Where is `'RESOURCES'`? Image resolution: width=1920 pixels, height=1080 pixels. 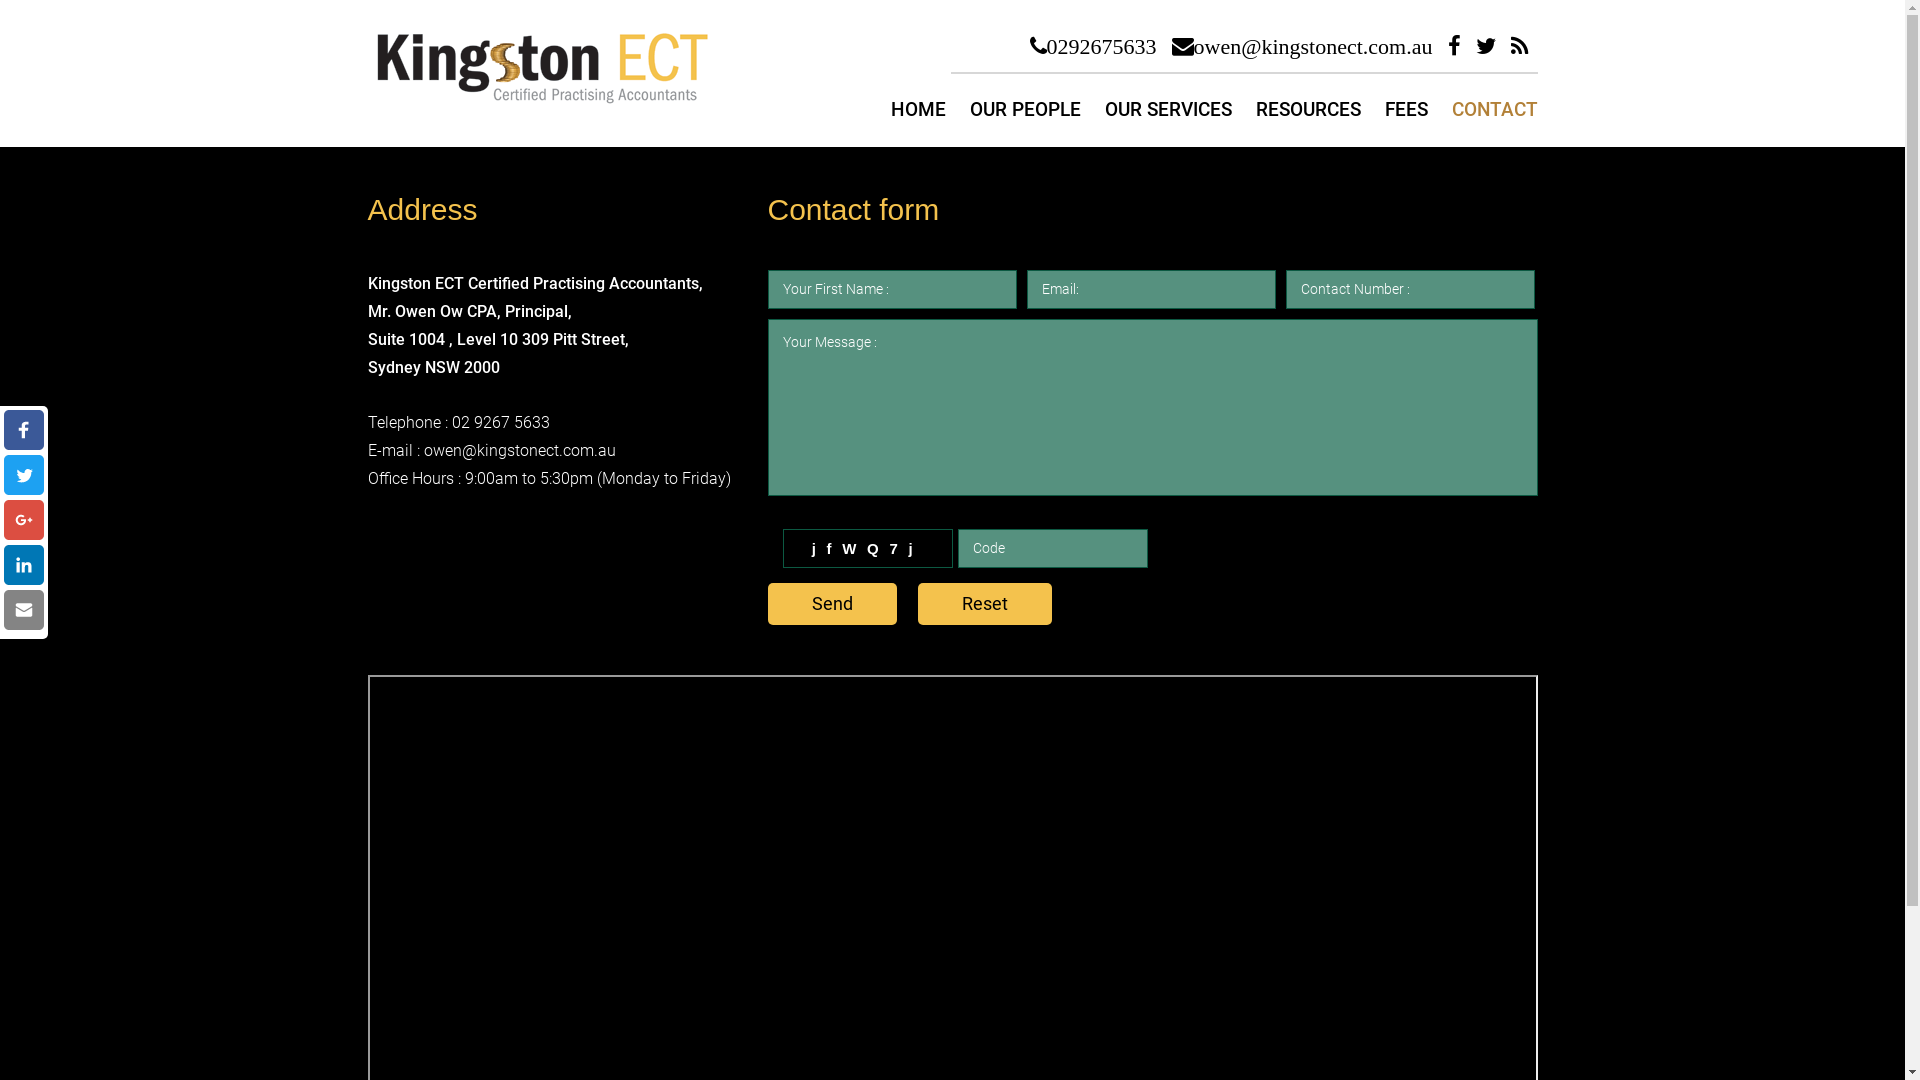 'RESOURCES' is located at coordinates (1255, 109).